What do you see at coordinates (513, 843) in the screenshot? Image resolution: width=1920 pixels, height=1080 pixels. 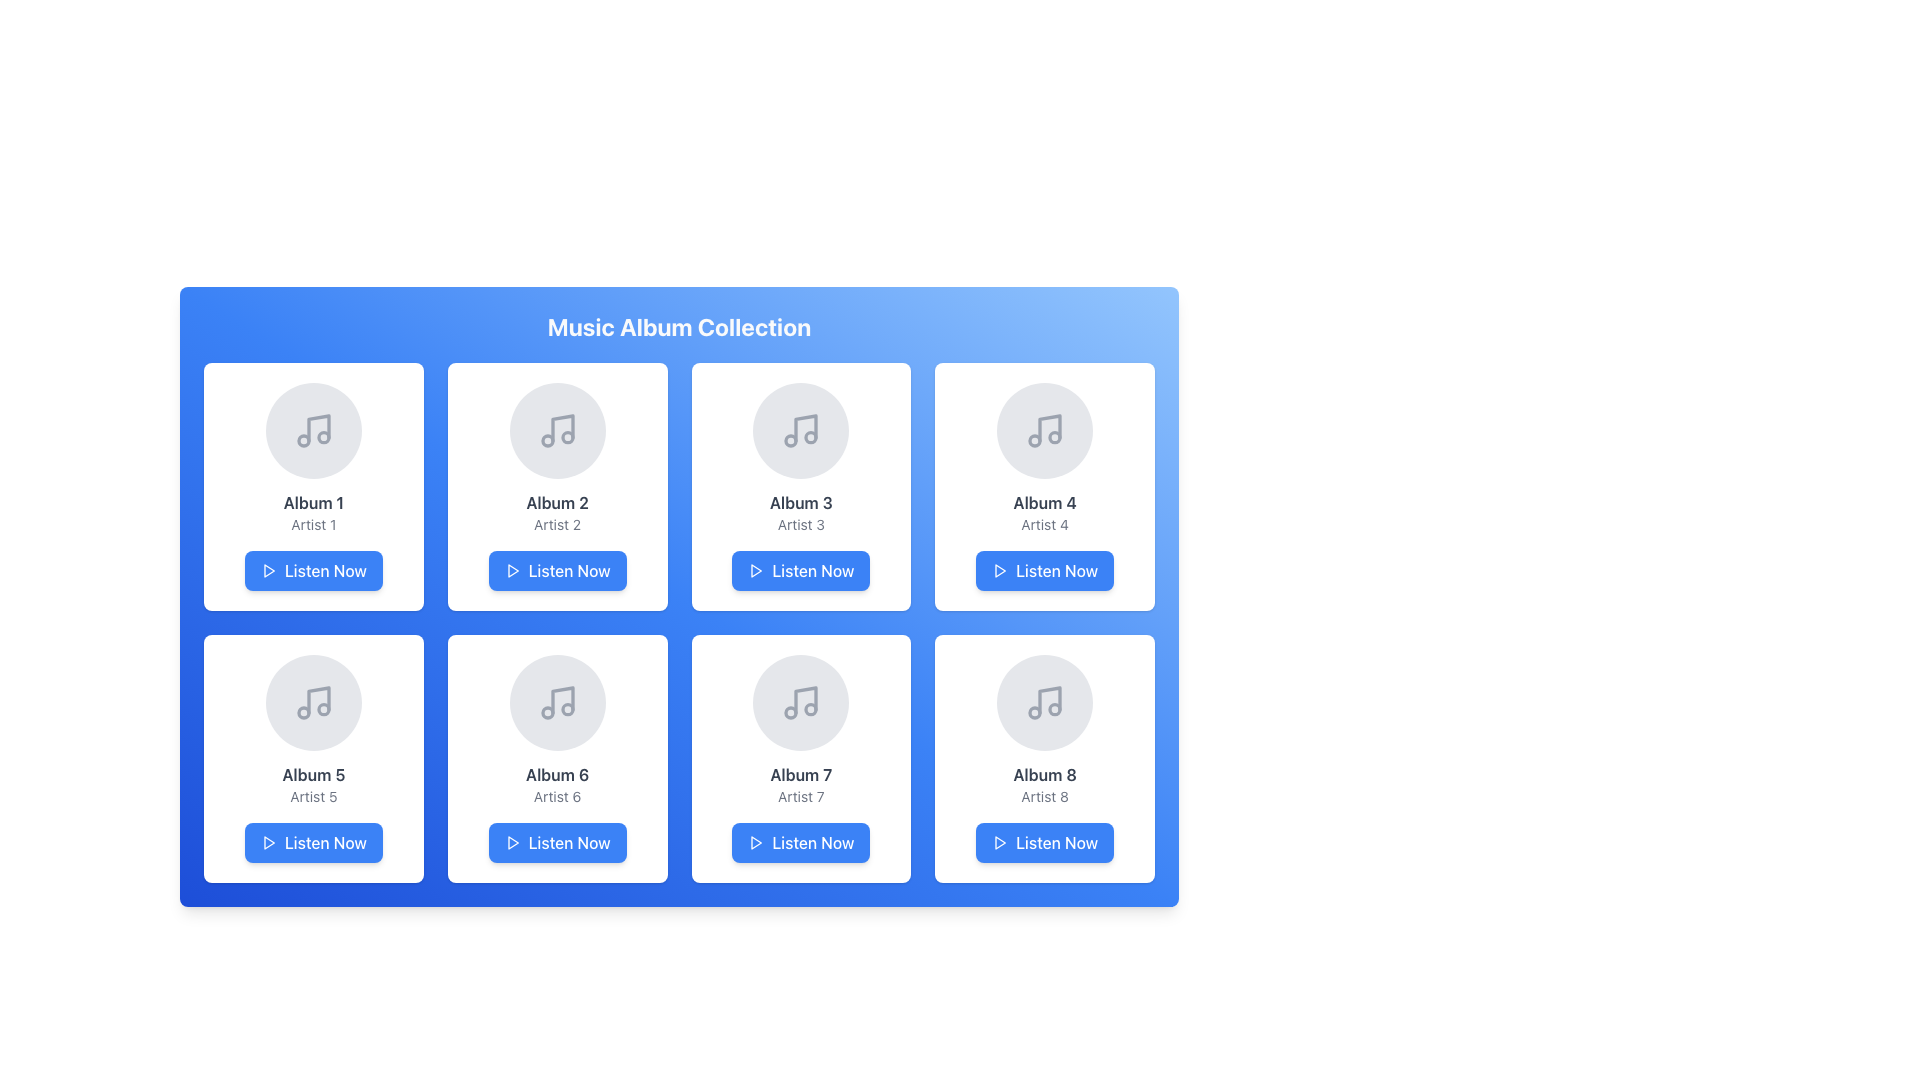 I see `the play icon within the 'Listen Now' button of the sixth album card` at bounding box center [513, 843].